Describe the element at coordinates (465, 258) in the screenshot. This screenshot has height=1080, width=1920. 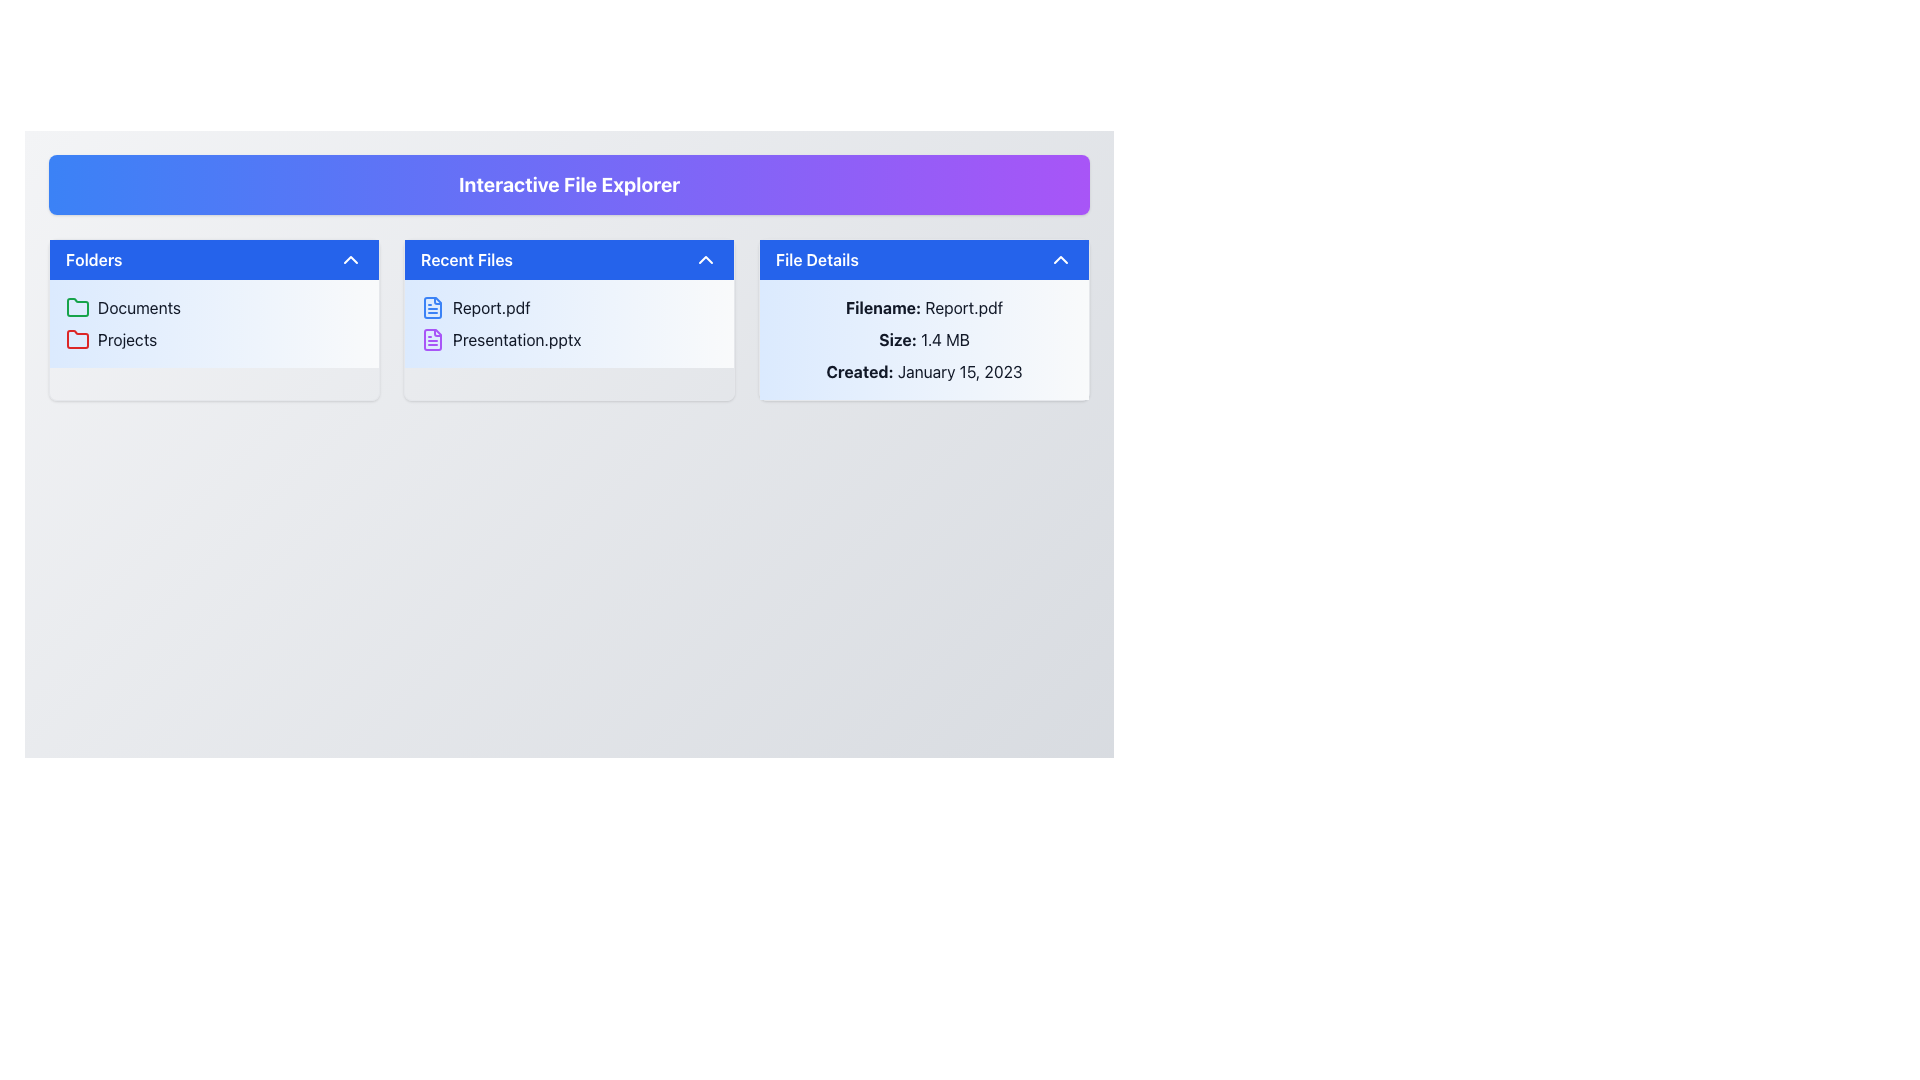
I see `the 'Recent Files' text label, which is displayed in bold white font on a blue background and is centrally positioned in the middle section of its row` at that location.